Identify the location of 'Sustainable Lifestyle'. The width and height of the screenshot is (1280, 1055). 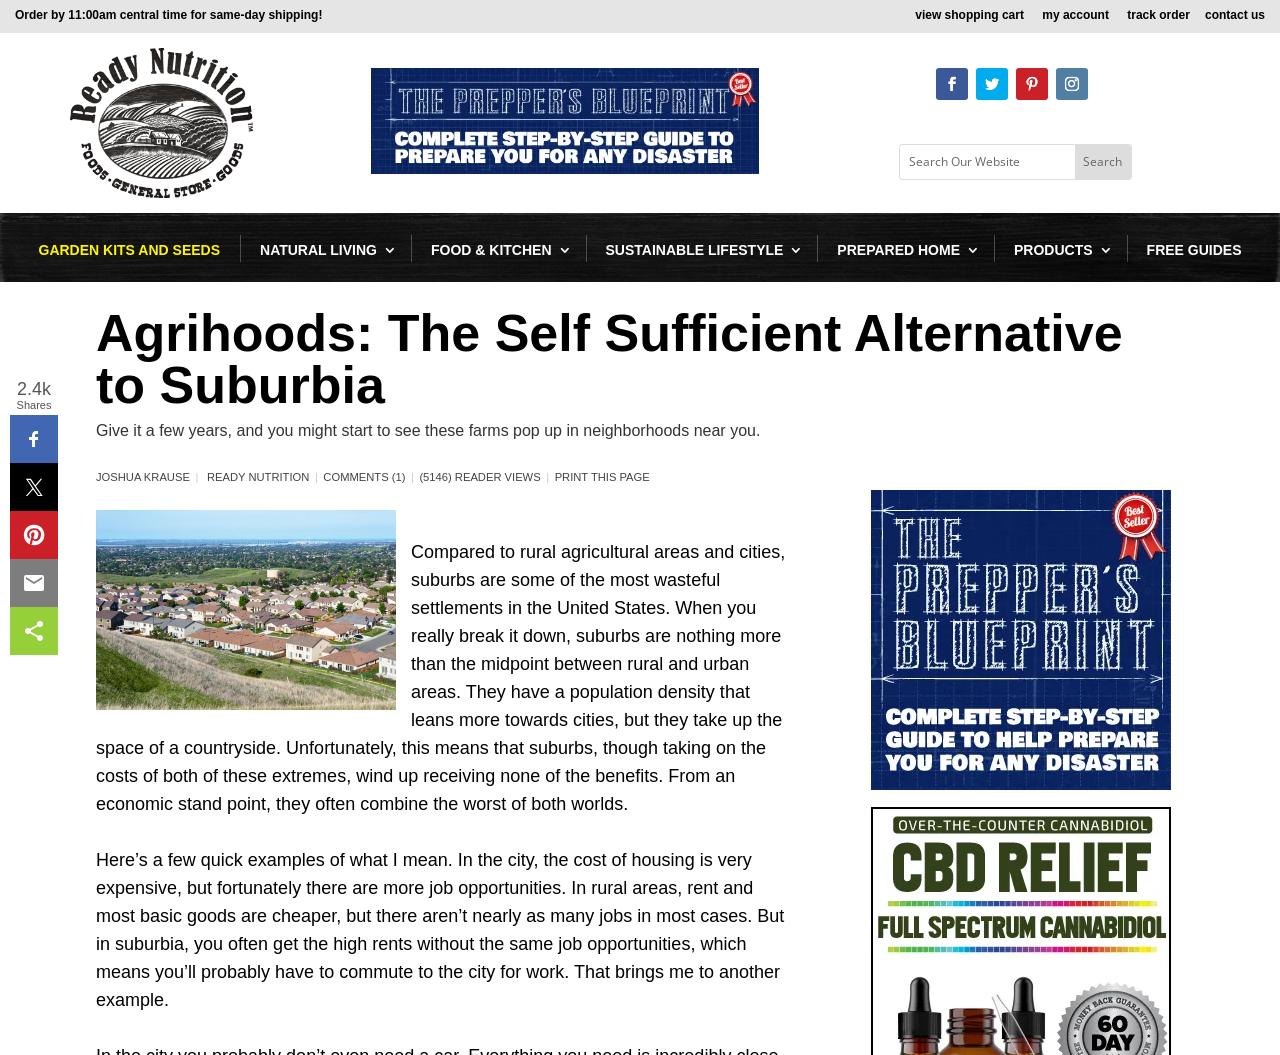
(694, 250).